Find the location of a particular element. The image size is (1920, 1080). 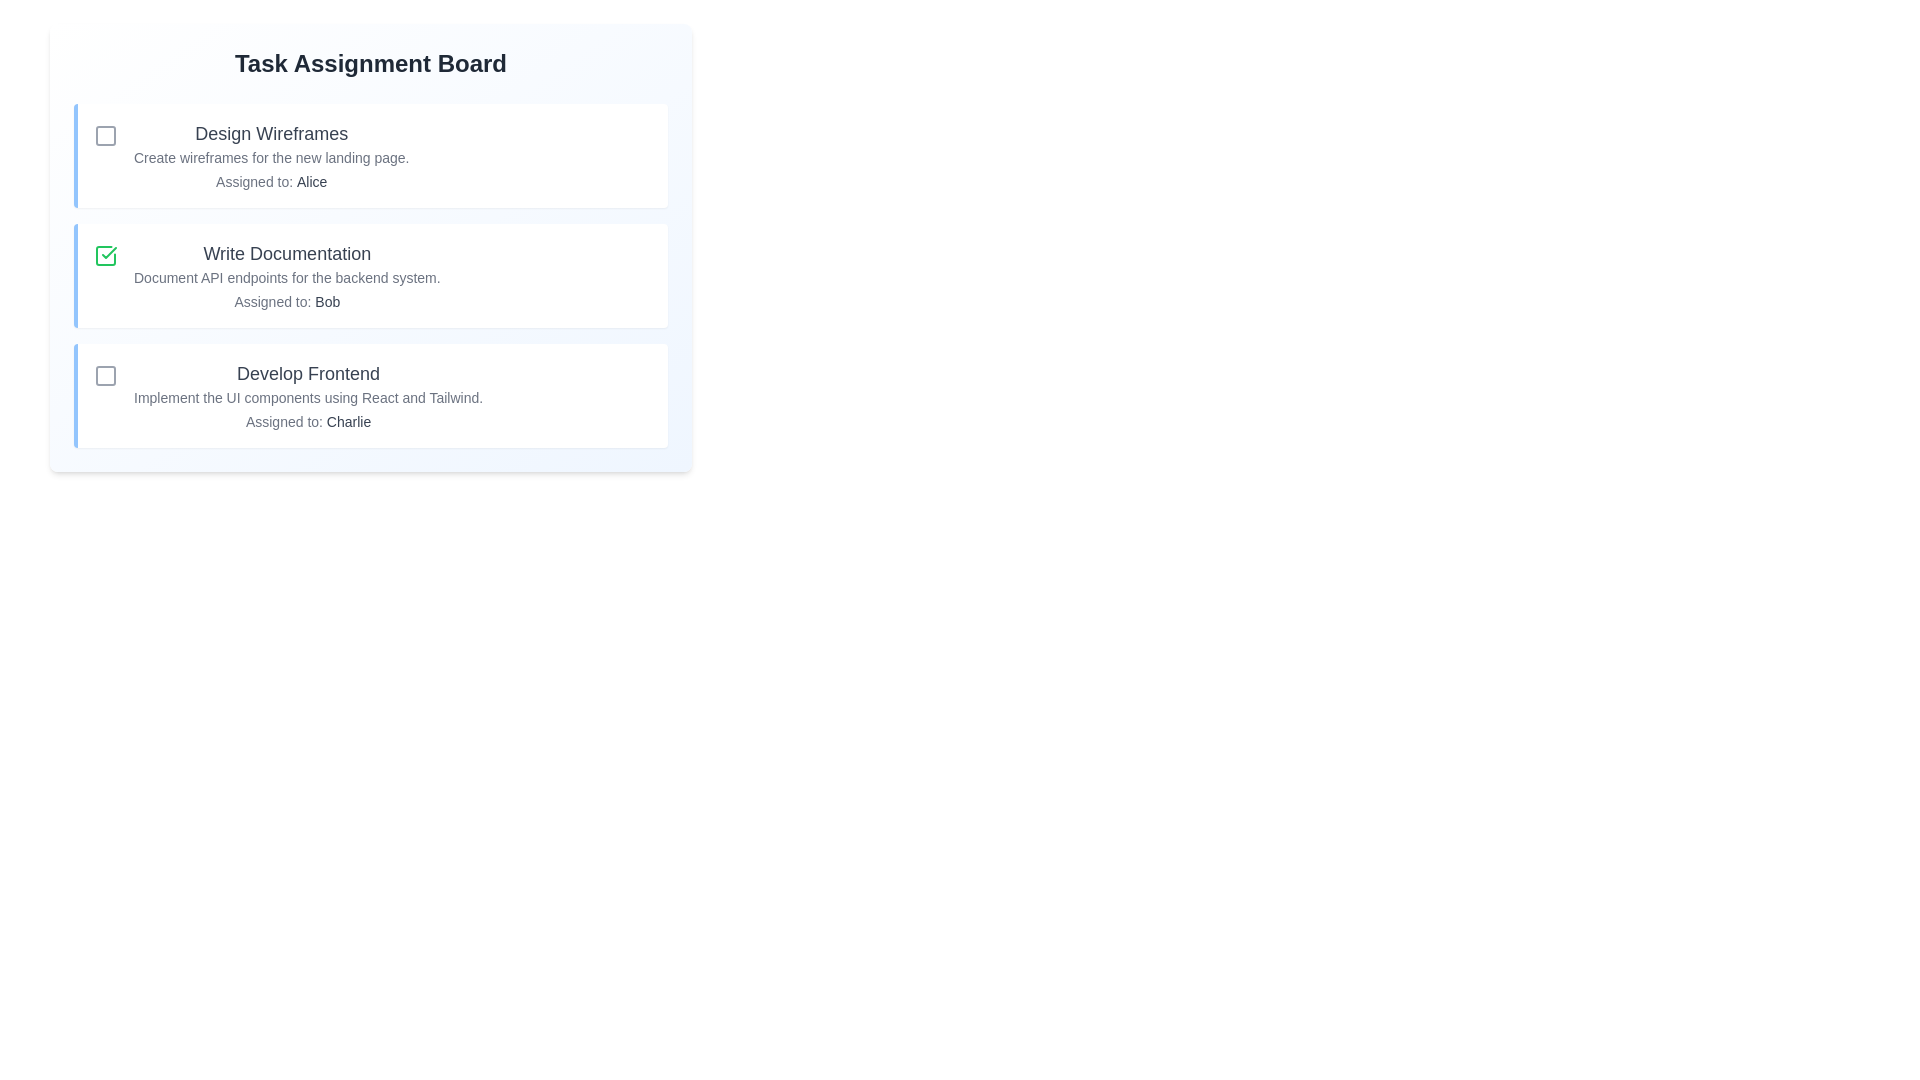

the Task card titled 'Develop Frontend' is located at coordinates (307, 396).